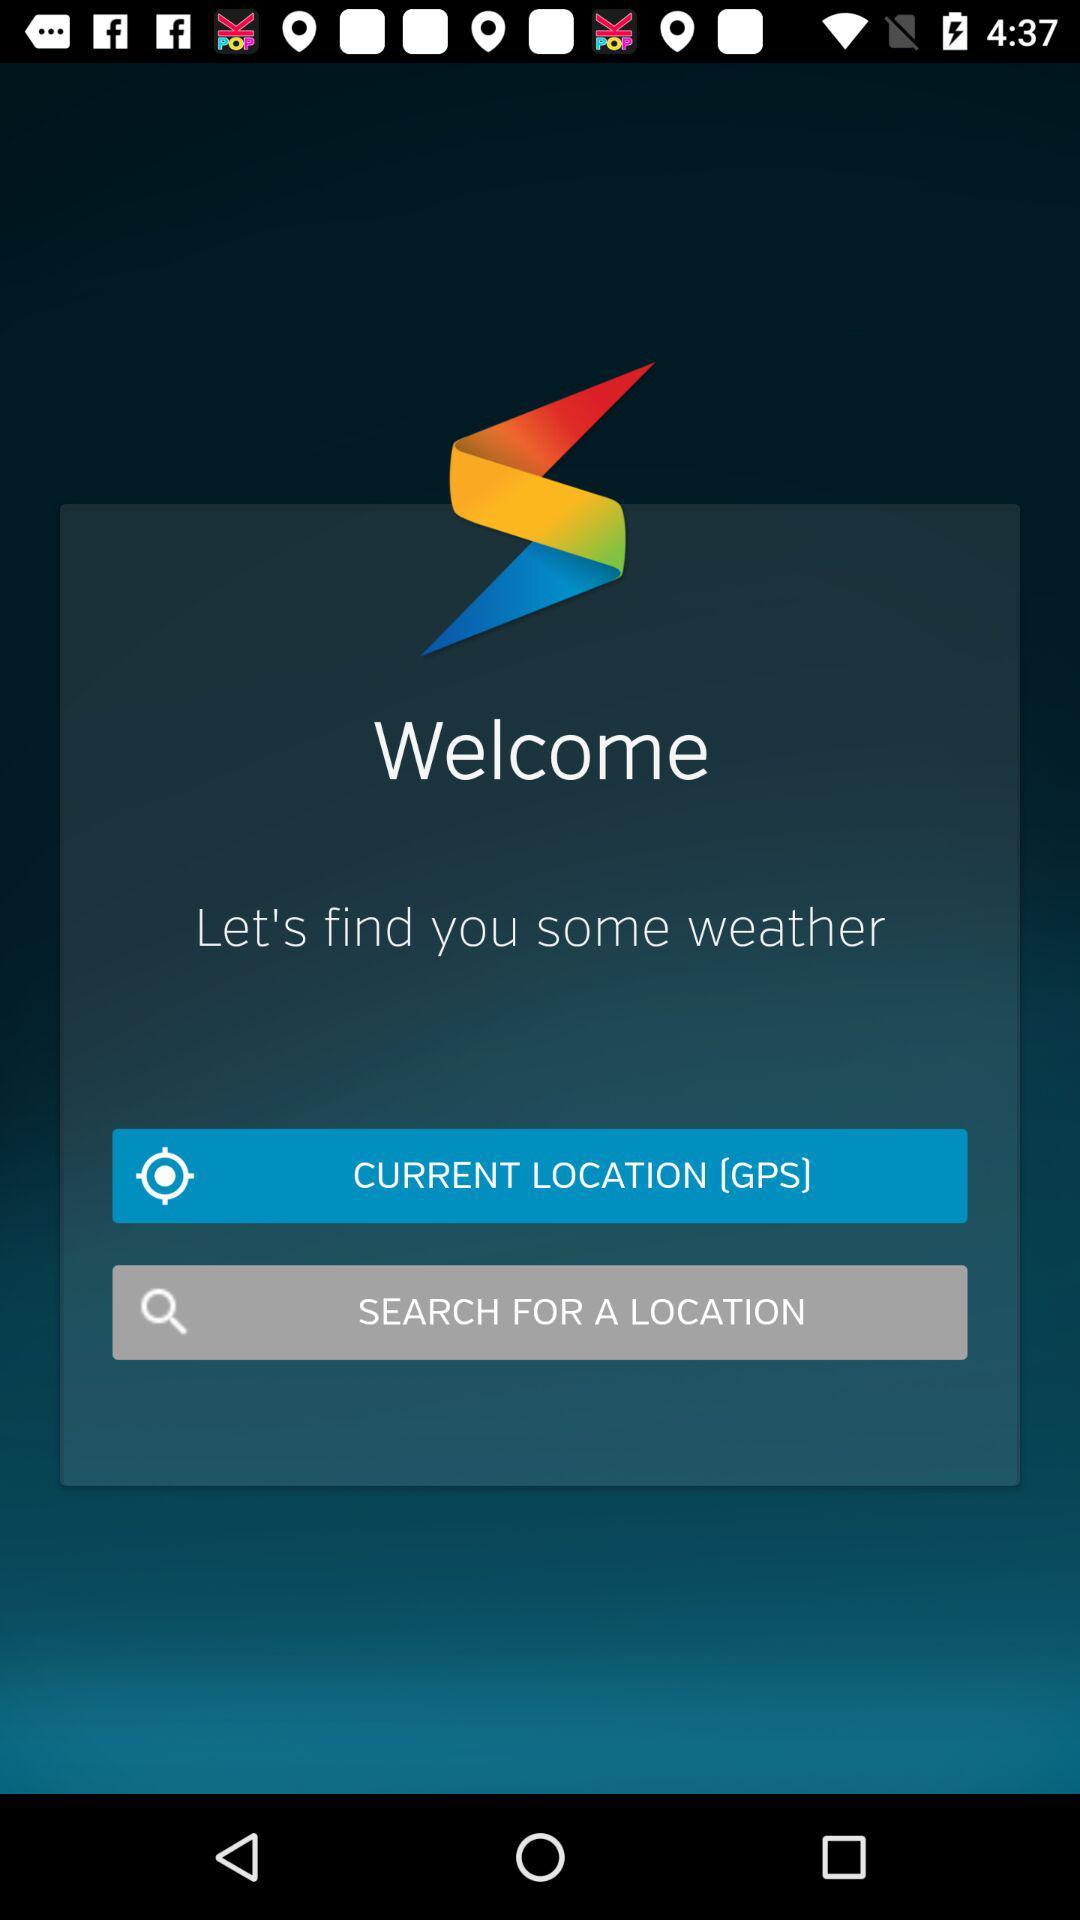 The image size is (1080, 1920). I want to click on the search for a, so click(540, 1312).